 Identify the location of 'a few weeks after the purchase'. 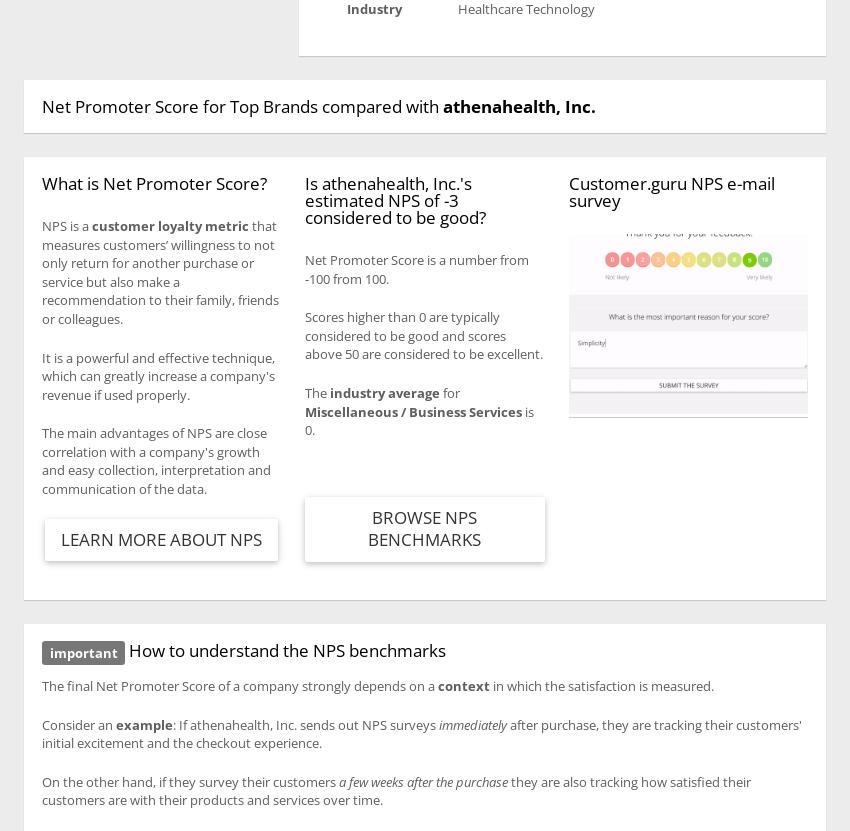
(423, 780).